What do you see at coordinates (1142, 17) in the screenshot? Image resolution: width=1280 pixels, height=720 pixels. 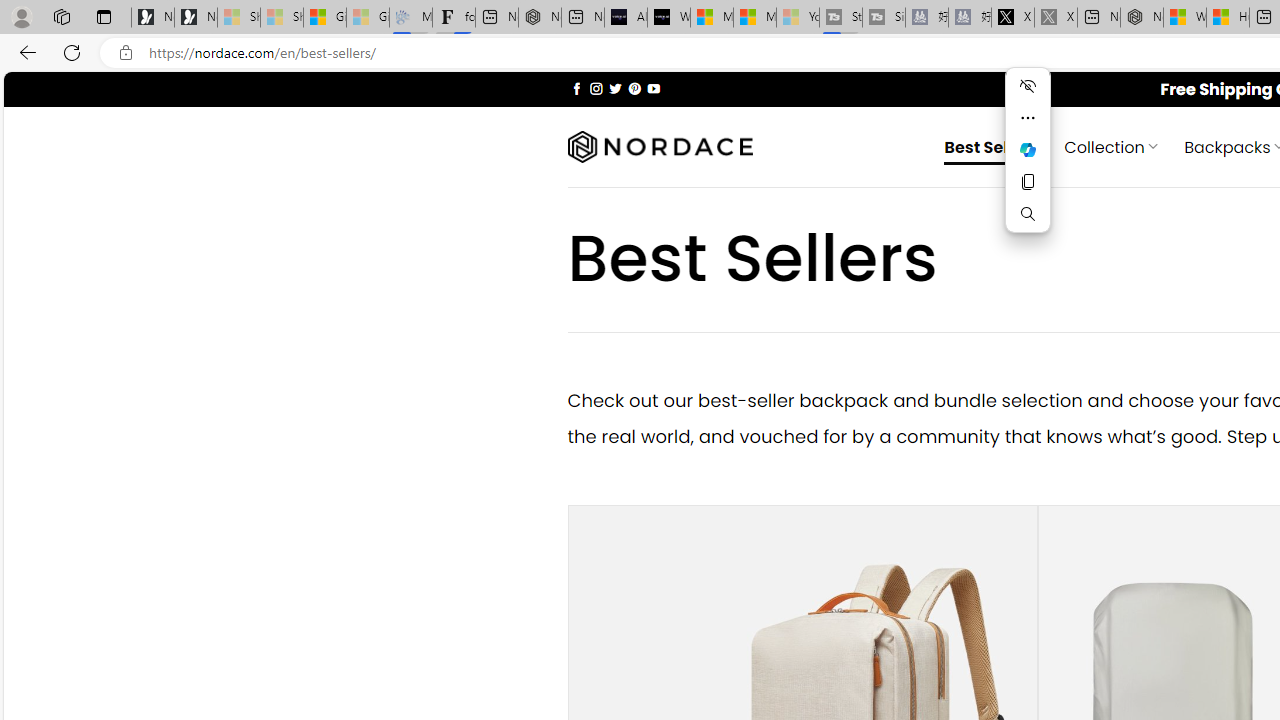 I see `'Nordace - My Account'` at bounding box center [1142, 17].